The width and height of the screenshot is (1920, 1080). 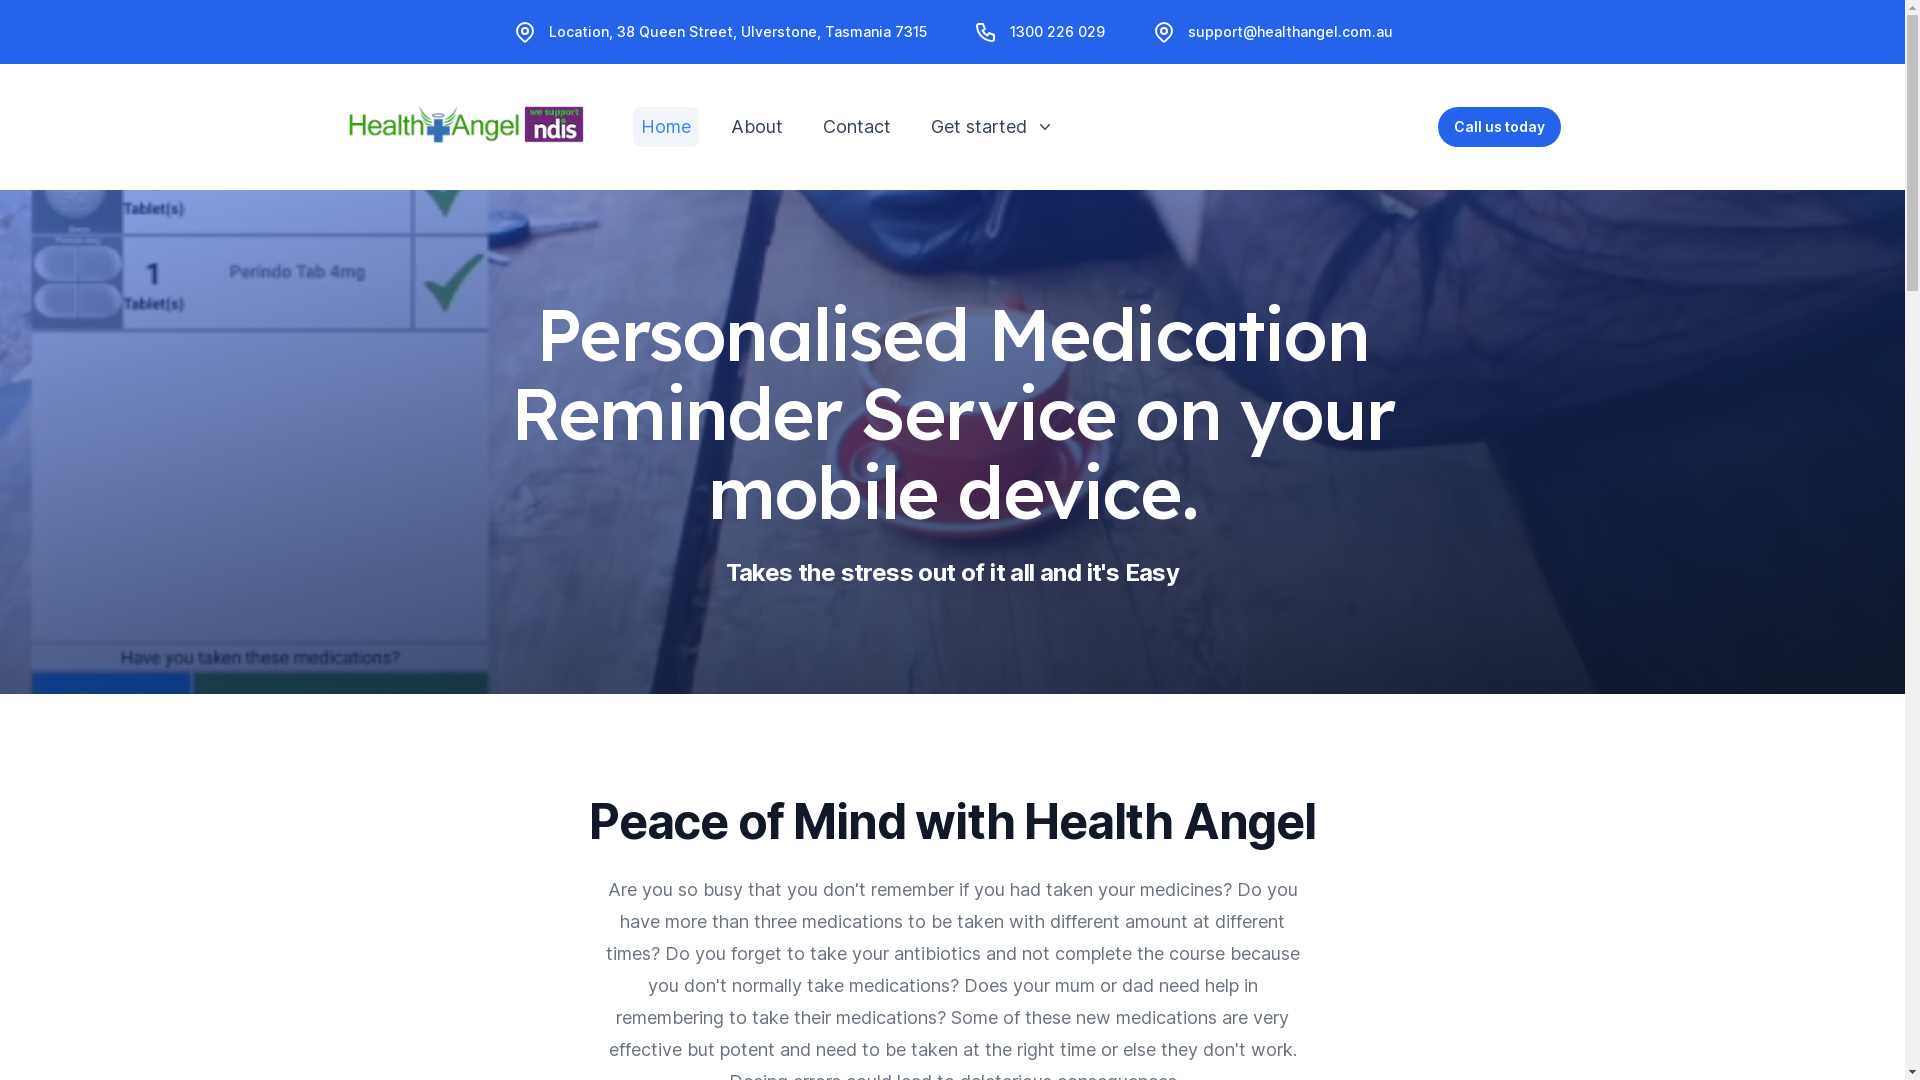 I want to click on 'Get started', so click(x=989, y=127).